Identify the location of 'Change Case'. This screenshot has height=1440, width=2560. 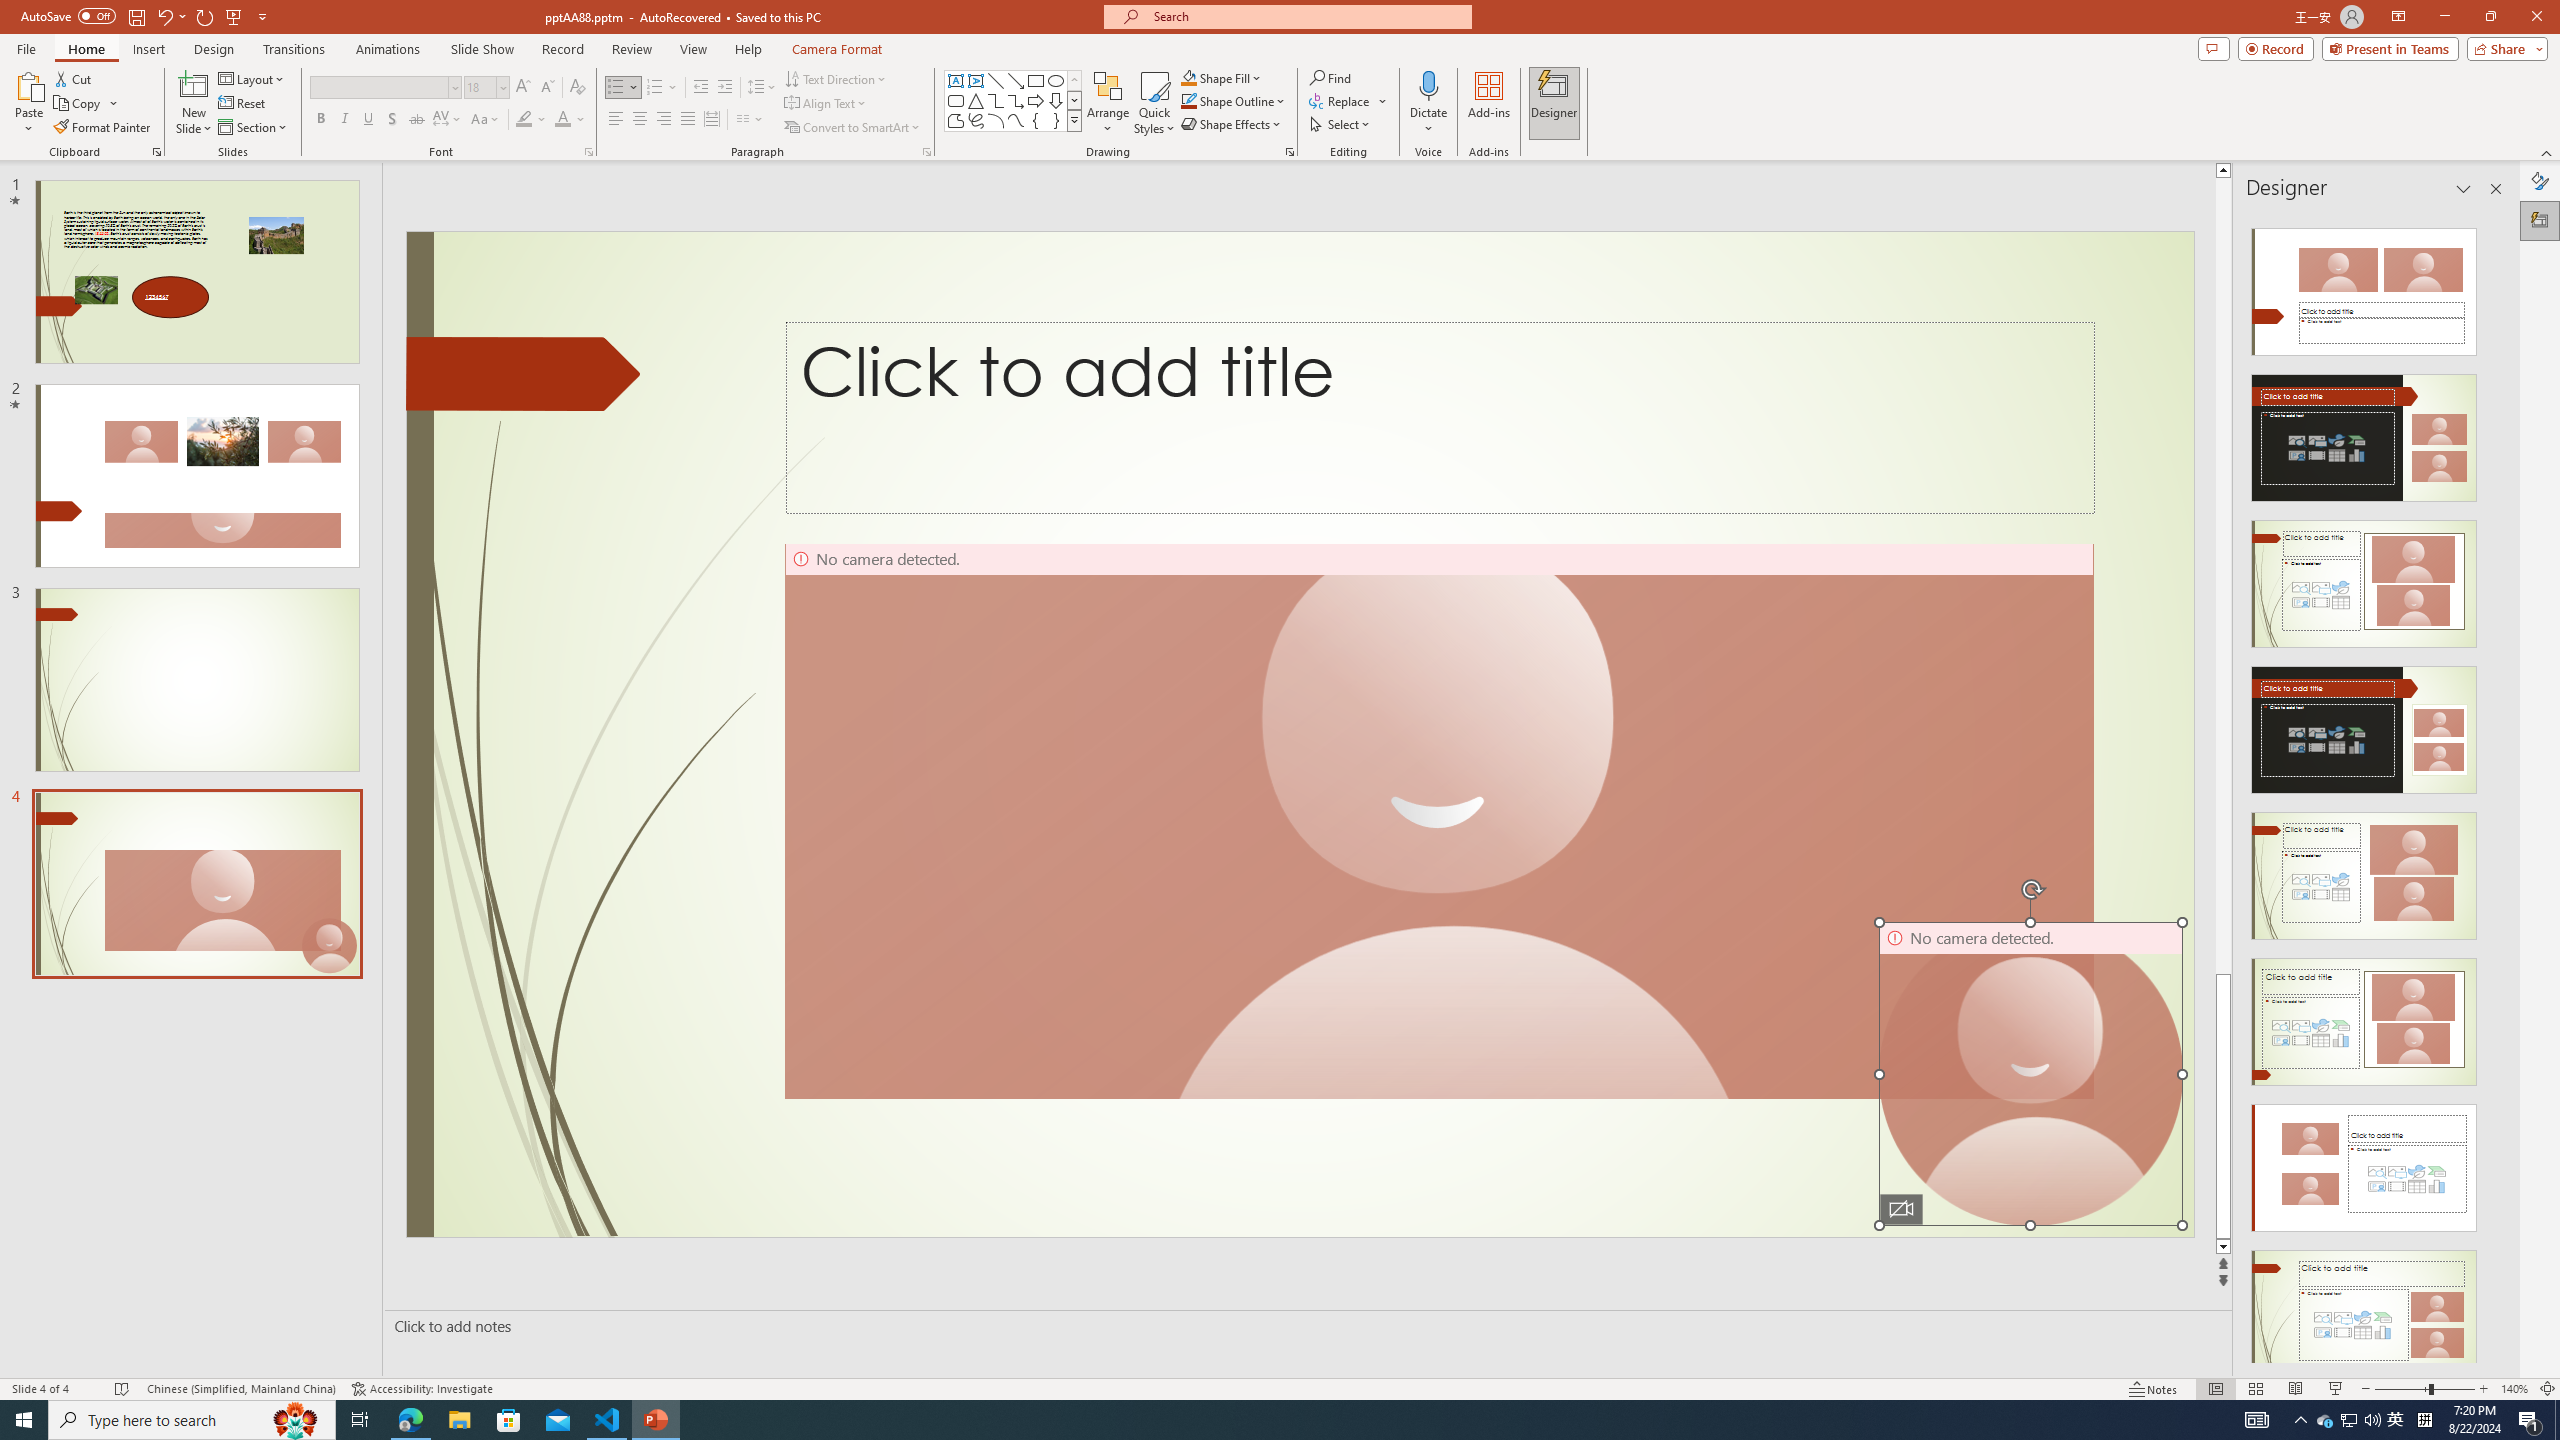
(485, 118).